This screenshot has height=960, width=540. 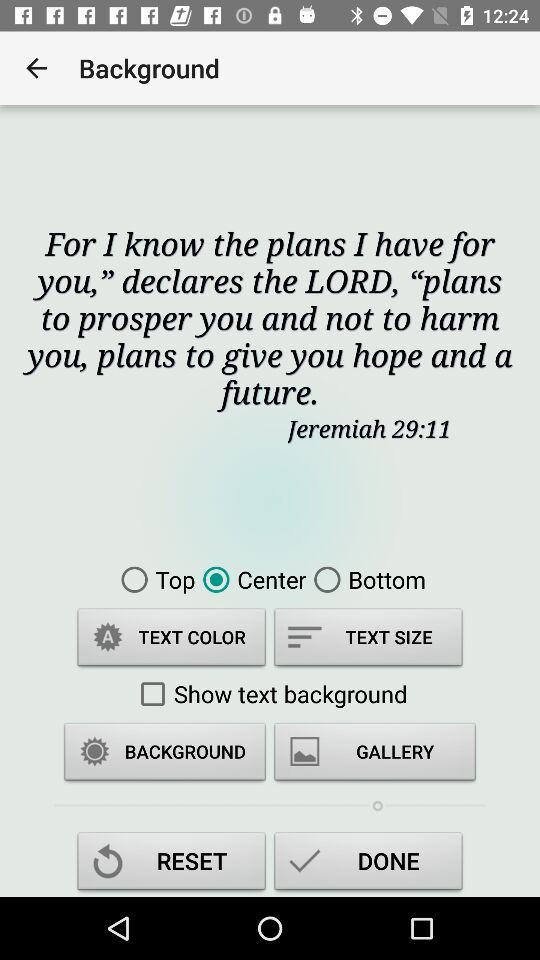 What do you see at coordinates (250, 579) in the screenshot?
I see `item next to bottom icon` at bounding box center [250, 579].